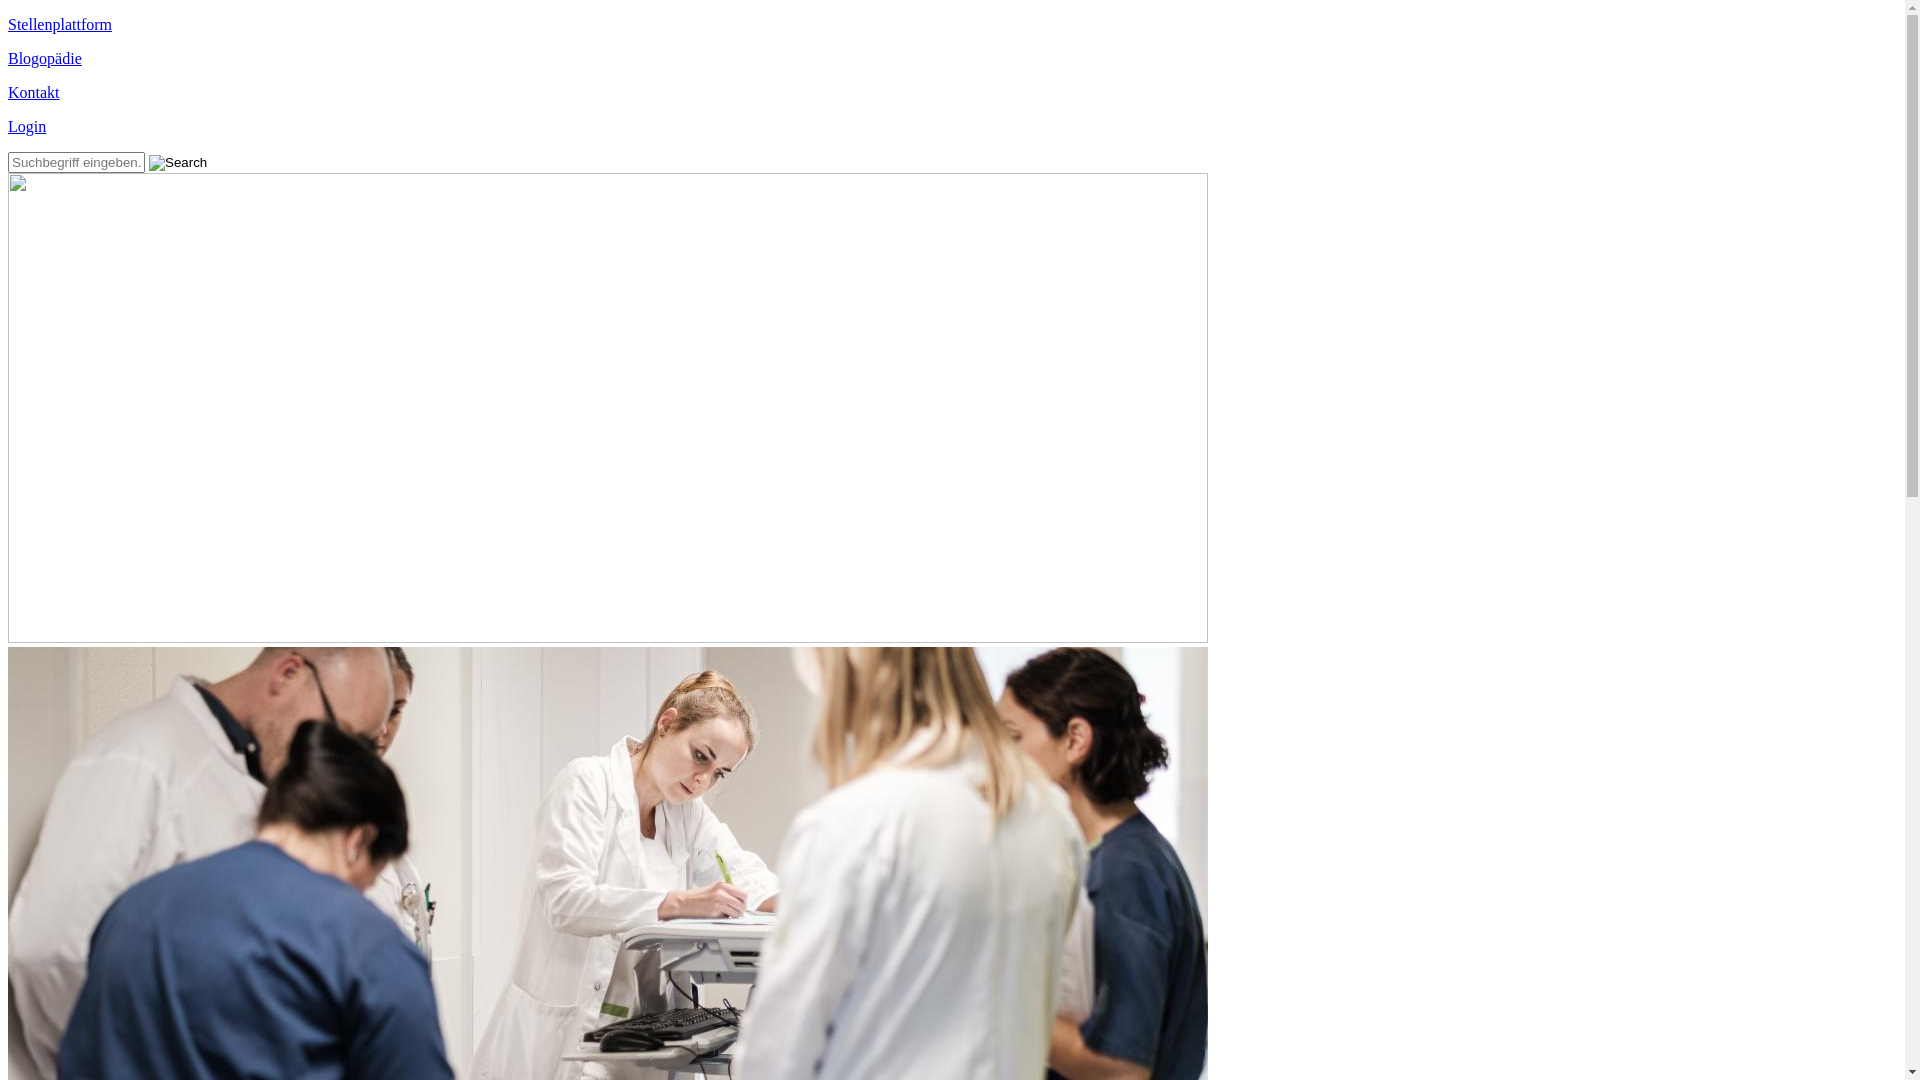 This screenshot has width=1920, height=1080. What do you see at coordinates (8, 16) in the screenshot?
I see `'Direkt zum Inhalt'` at bounding box center [8, 16].